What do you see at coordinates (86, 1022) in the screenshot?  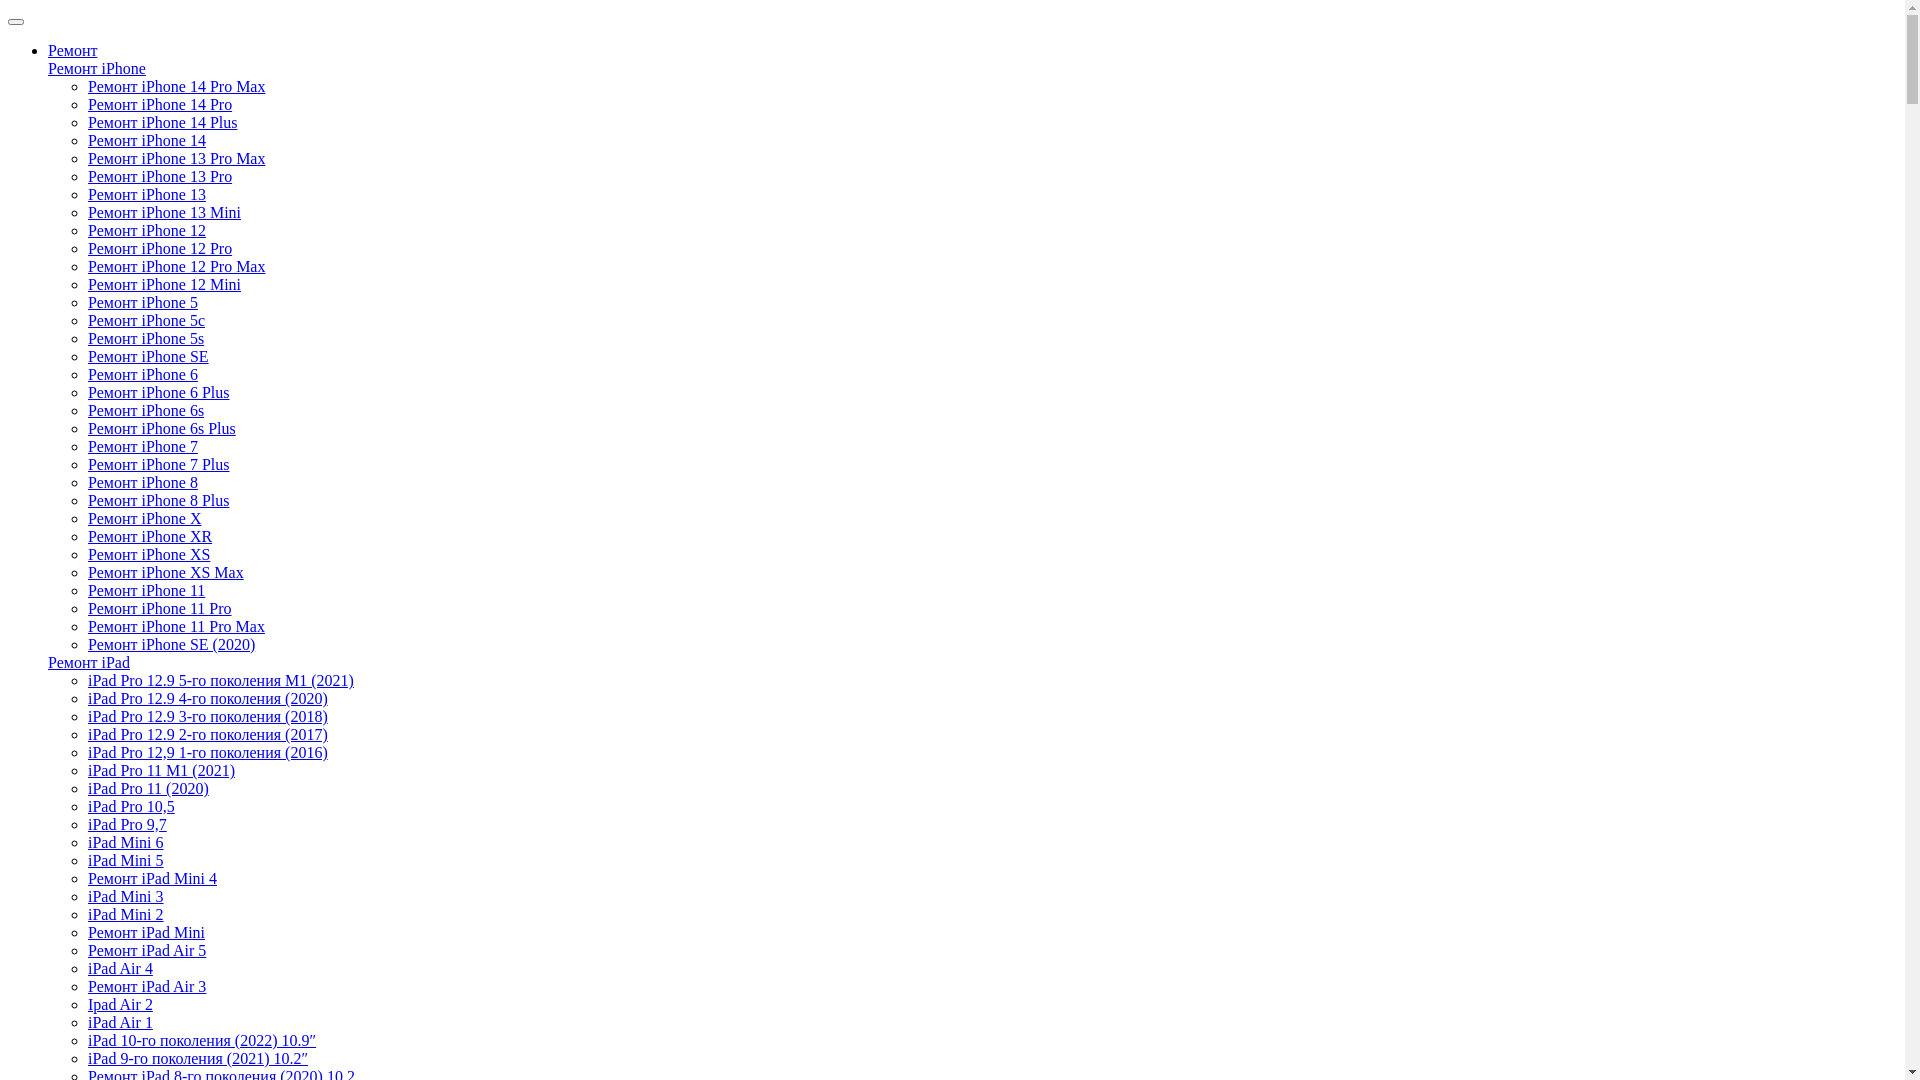 I see `'iPad Air 1'` at bounding box center [86, 1022].